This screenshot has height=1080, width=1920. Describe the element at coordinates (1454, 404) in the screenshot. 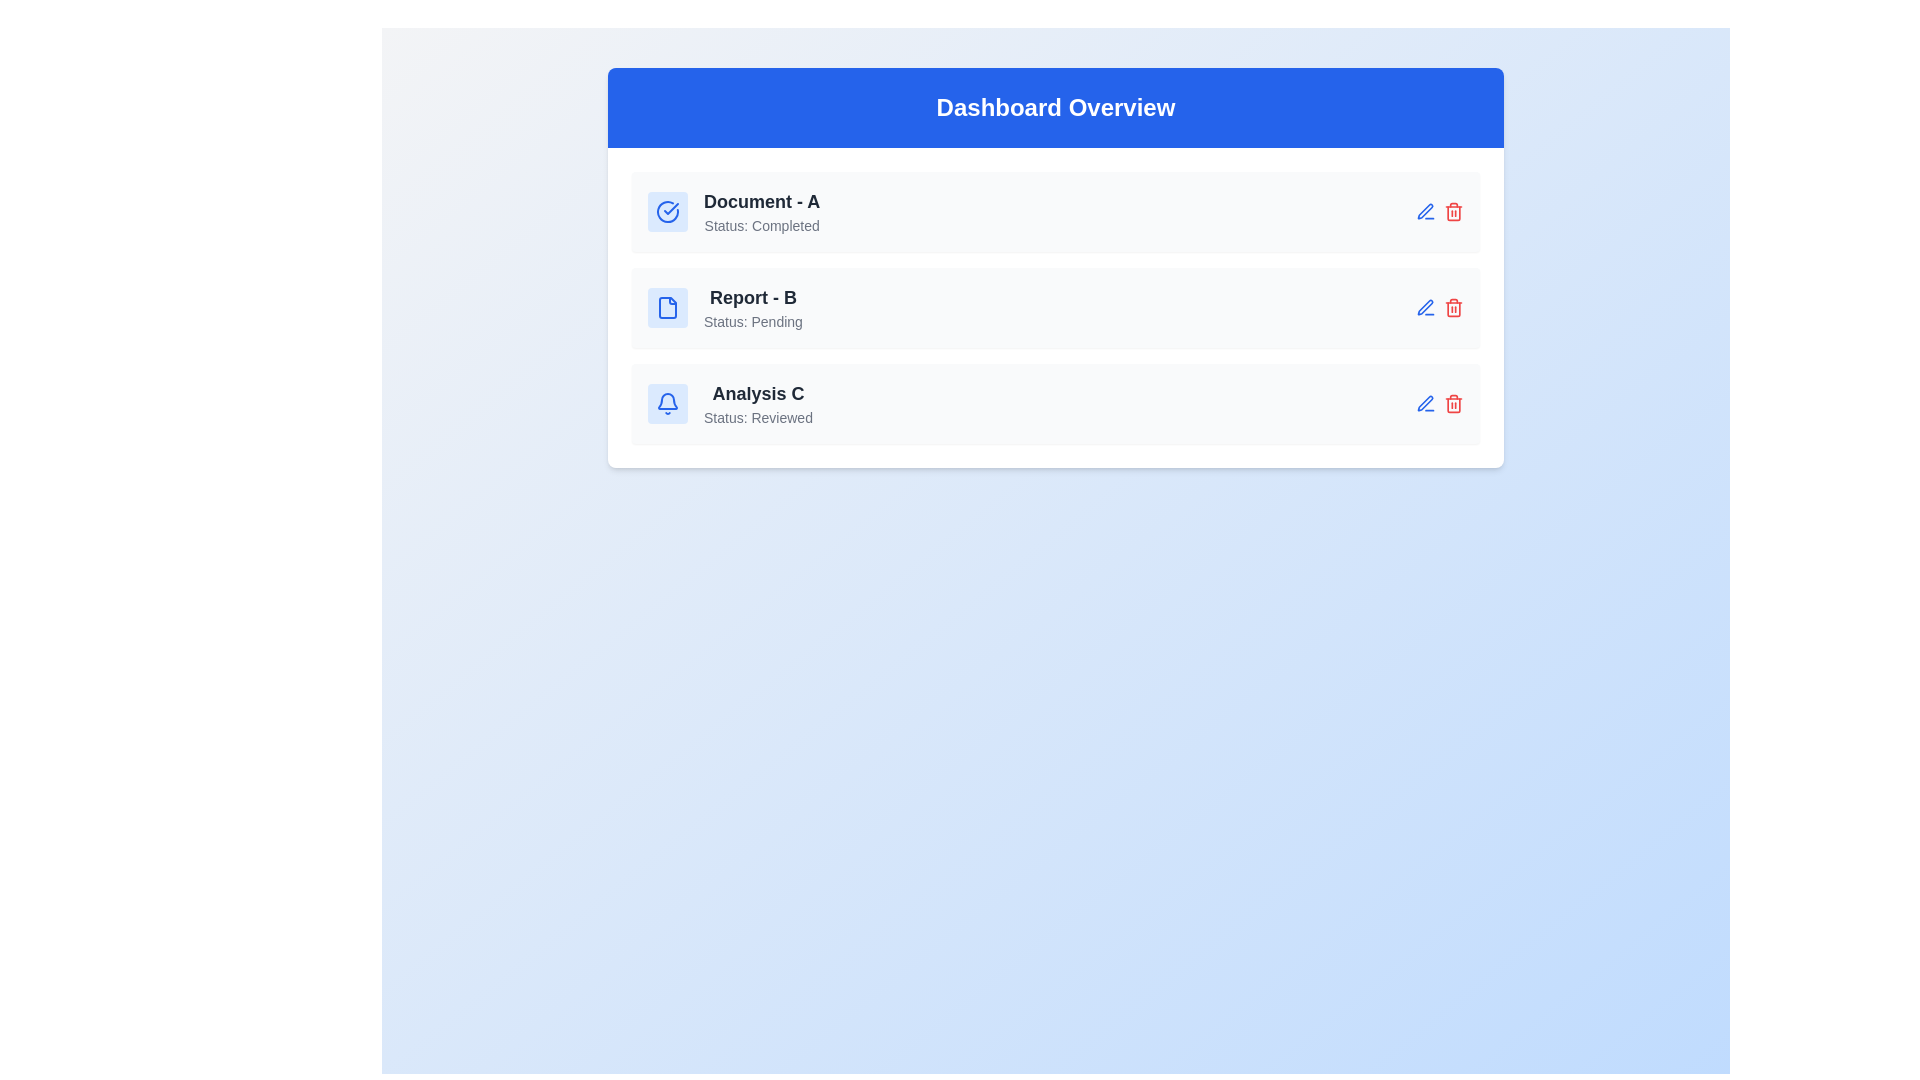

I see `the delete button located on the far right of the 'Analysis C' card in the Dashboard Overview` at that location.